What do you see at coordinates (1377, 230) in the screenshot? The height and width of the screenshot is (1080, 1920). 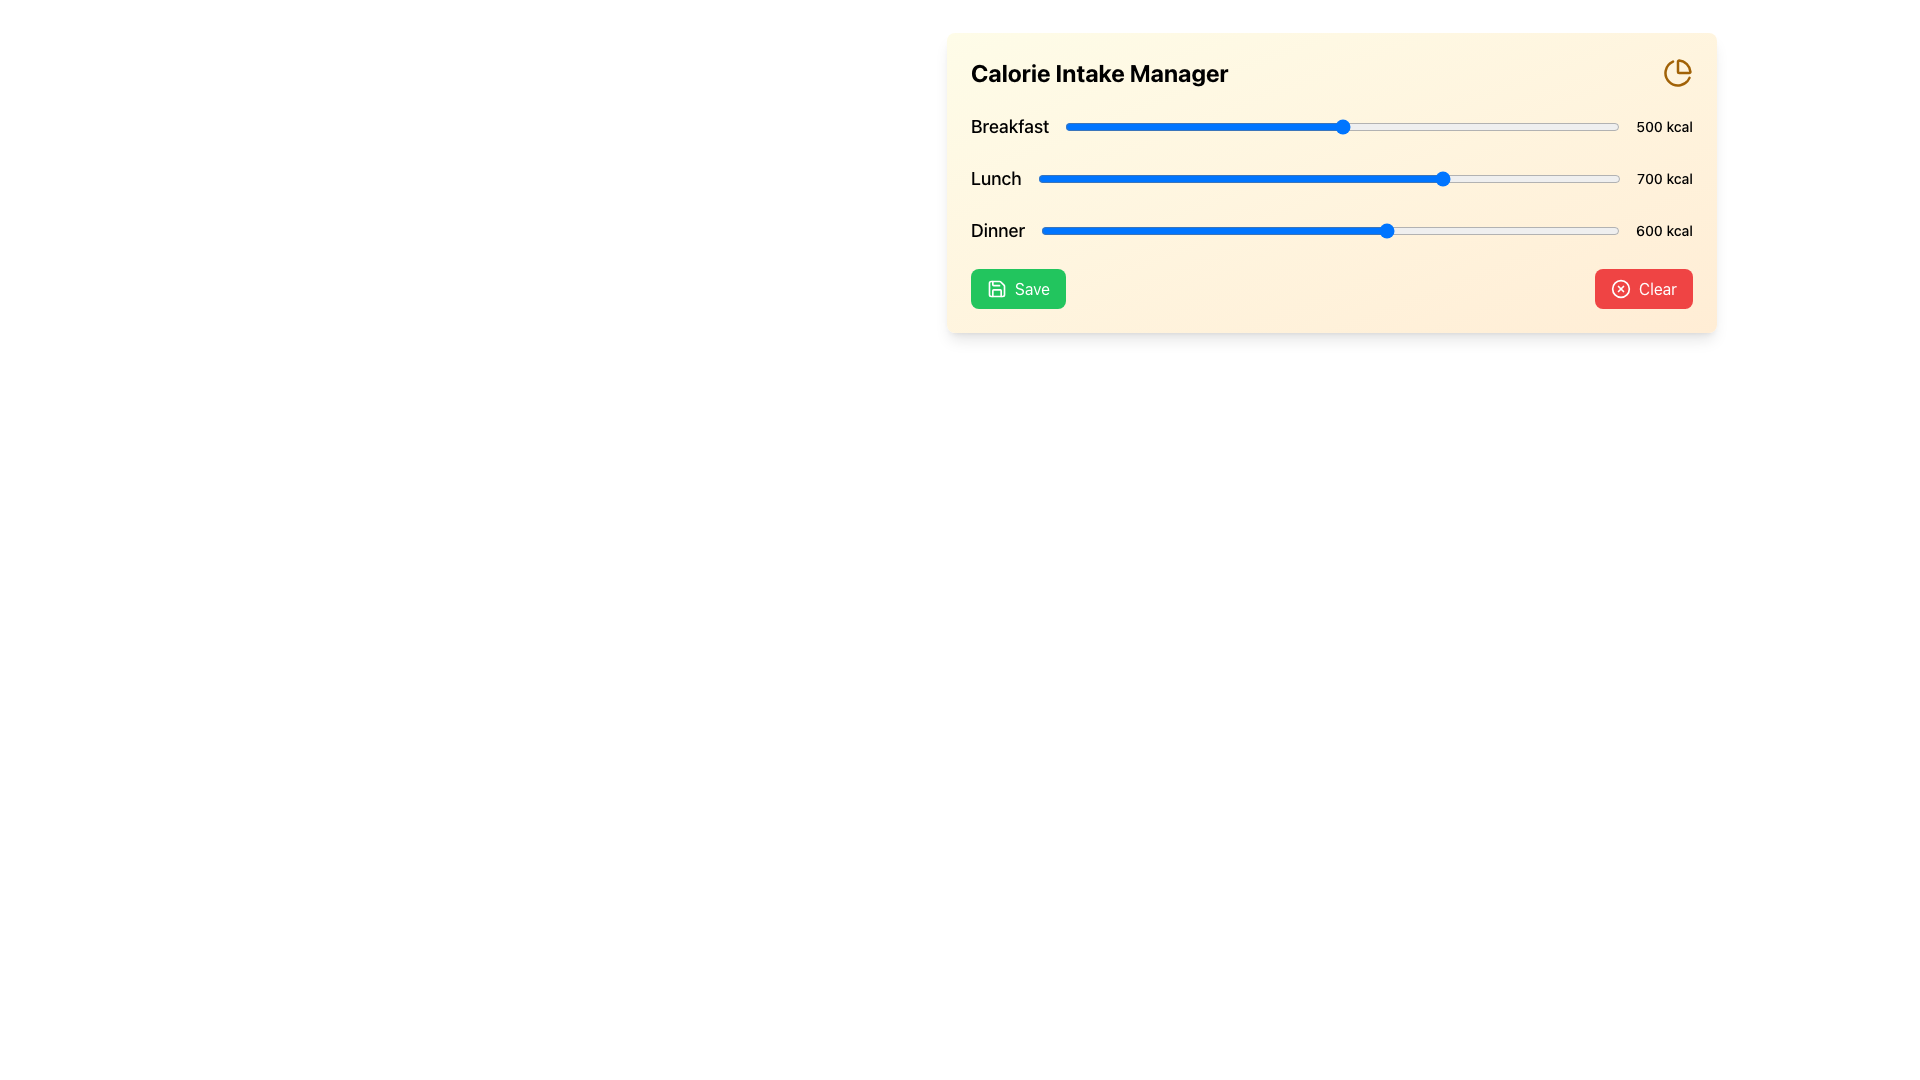 I see `the dinner calorie intake slider` at bounding box center [1377, 230].